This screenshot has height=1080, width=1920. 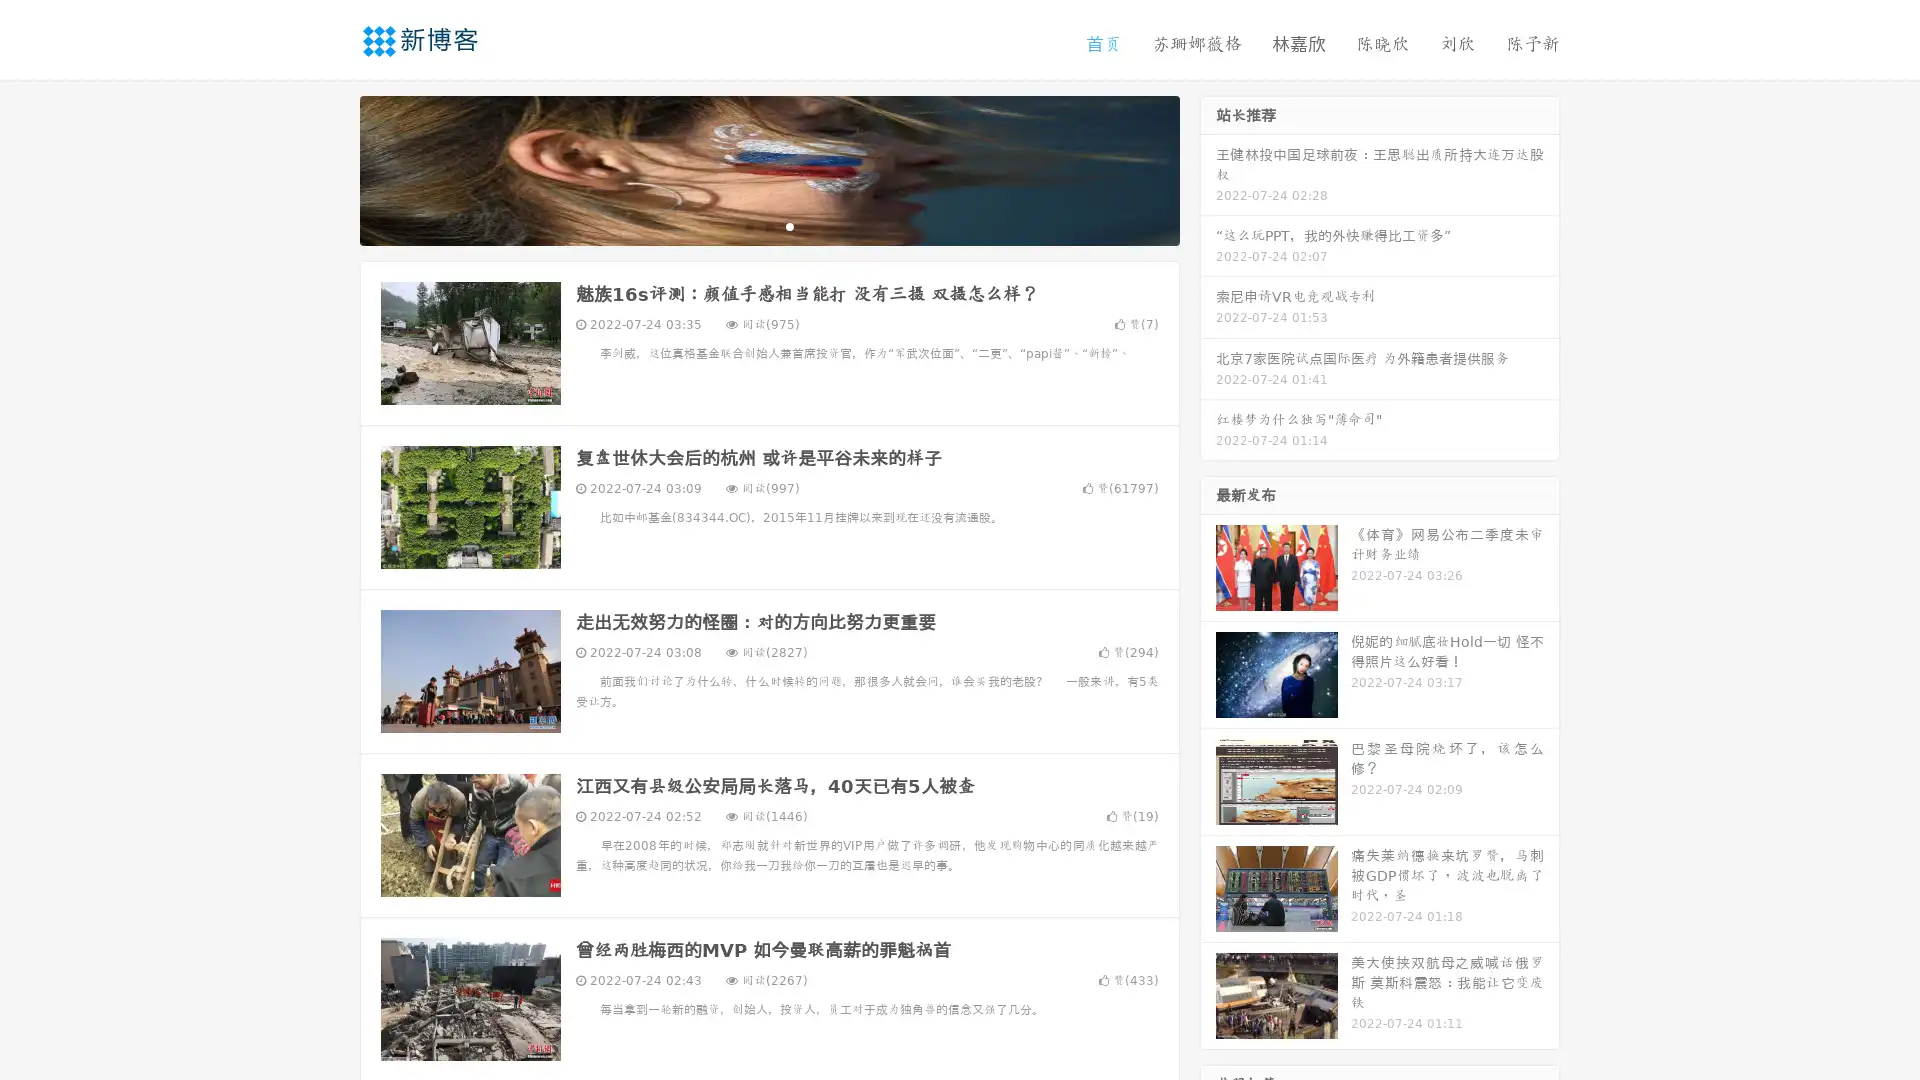 What do you see at coordinates (768, 225) in the screenshot?
I see `Go to slide 2` at bounding box center [768, 225].